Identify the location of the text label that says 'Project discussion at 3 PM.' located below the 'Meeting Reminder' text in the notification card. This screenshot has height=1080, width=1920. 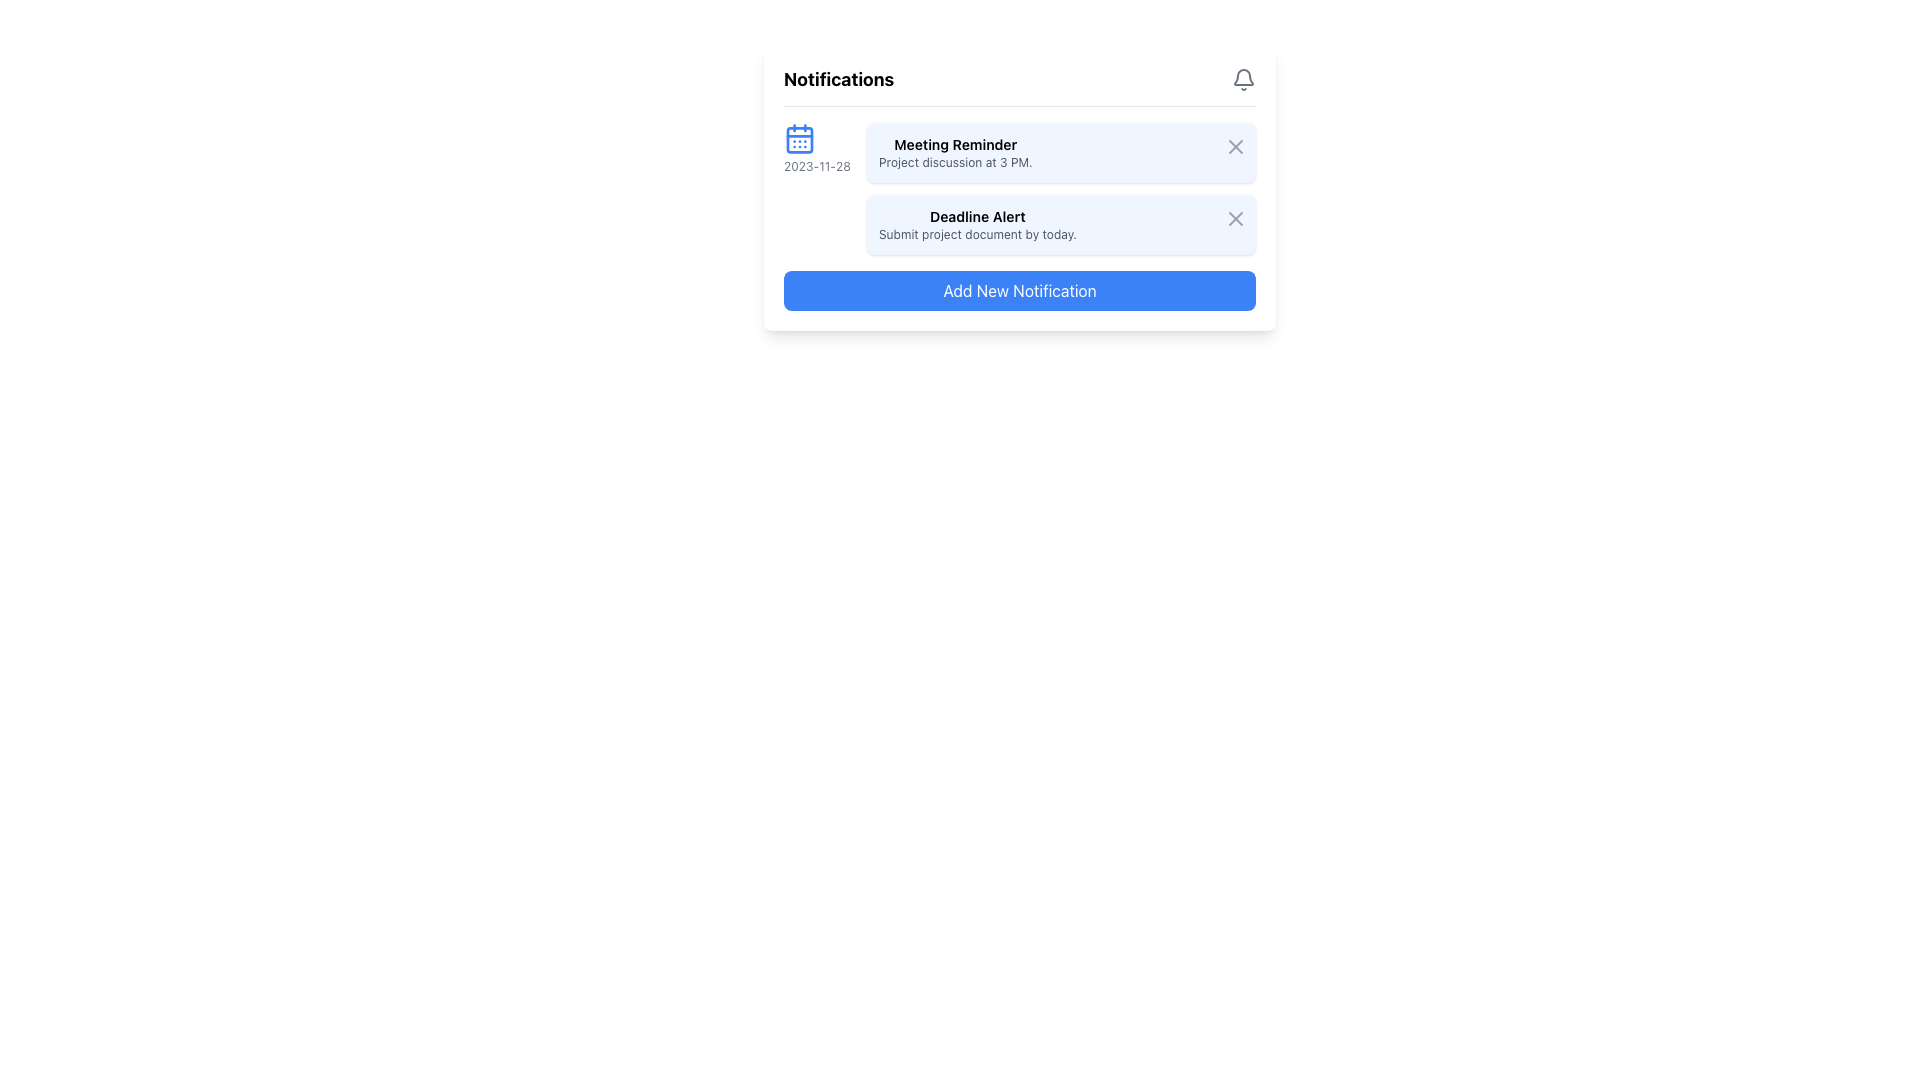
(954, 161).